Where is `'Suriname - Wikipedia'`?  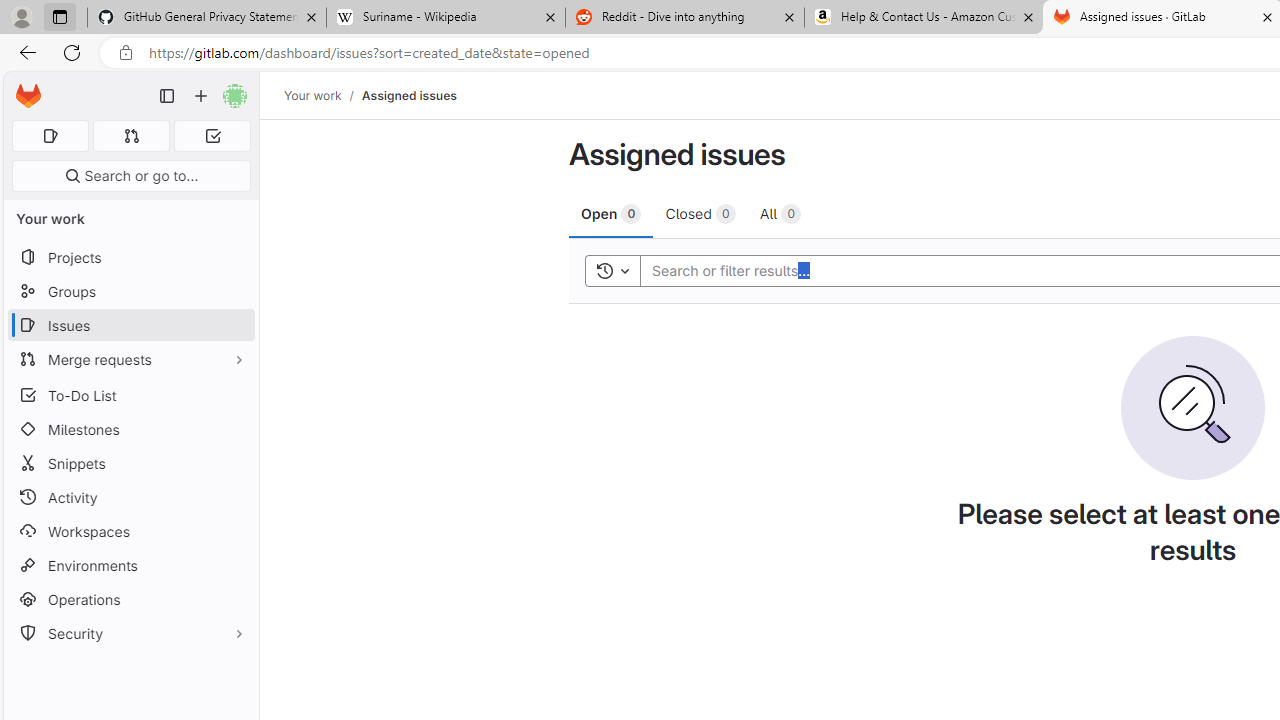
'Suriname - Wikipedia' is located at coordinates (444, 17).